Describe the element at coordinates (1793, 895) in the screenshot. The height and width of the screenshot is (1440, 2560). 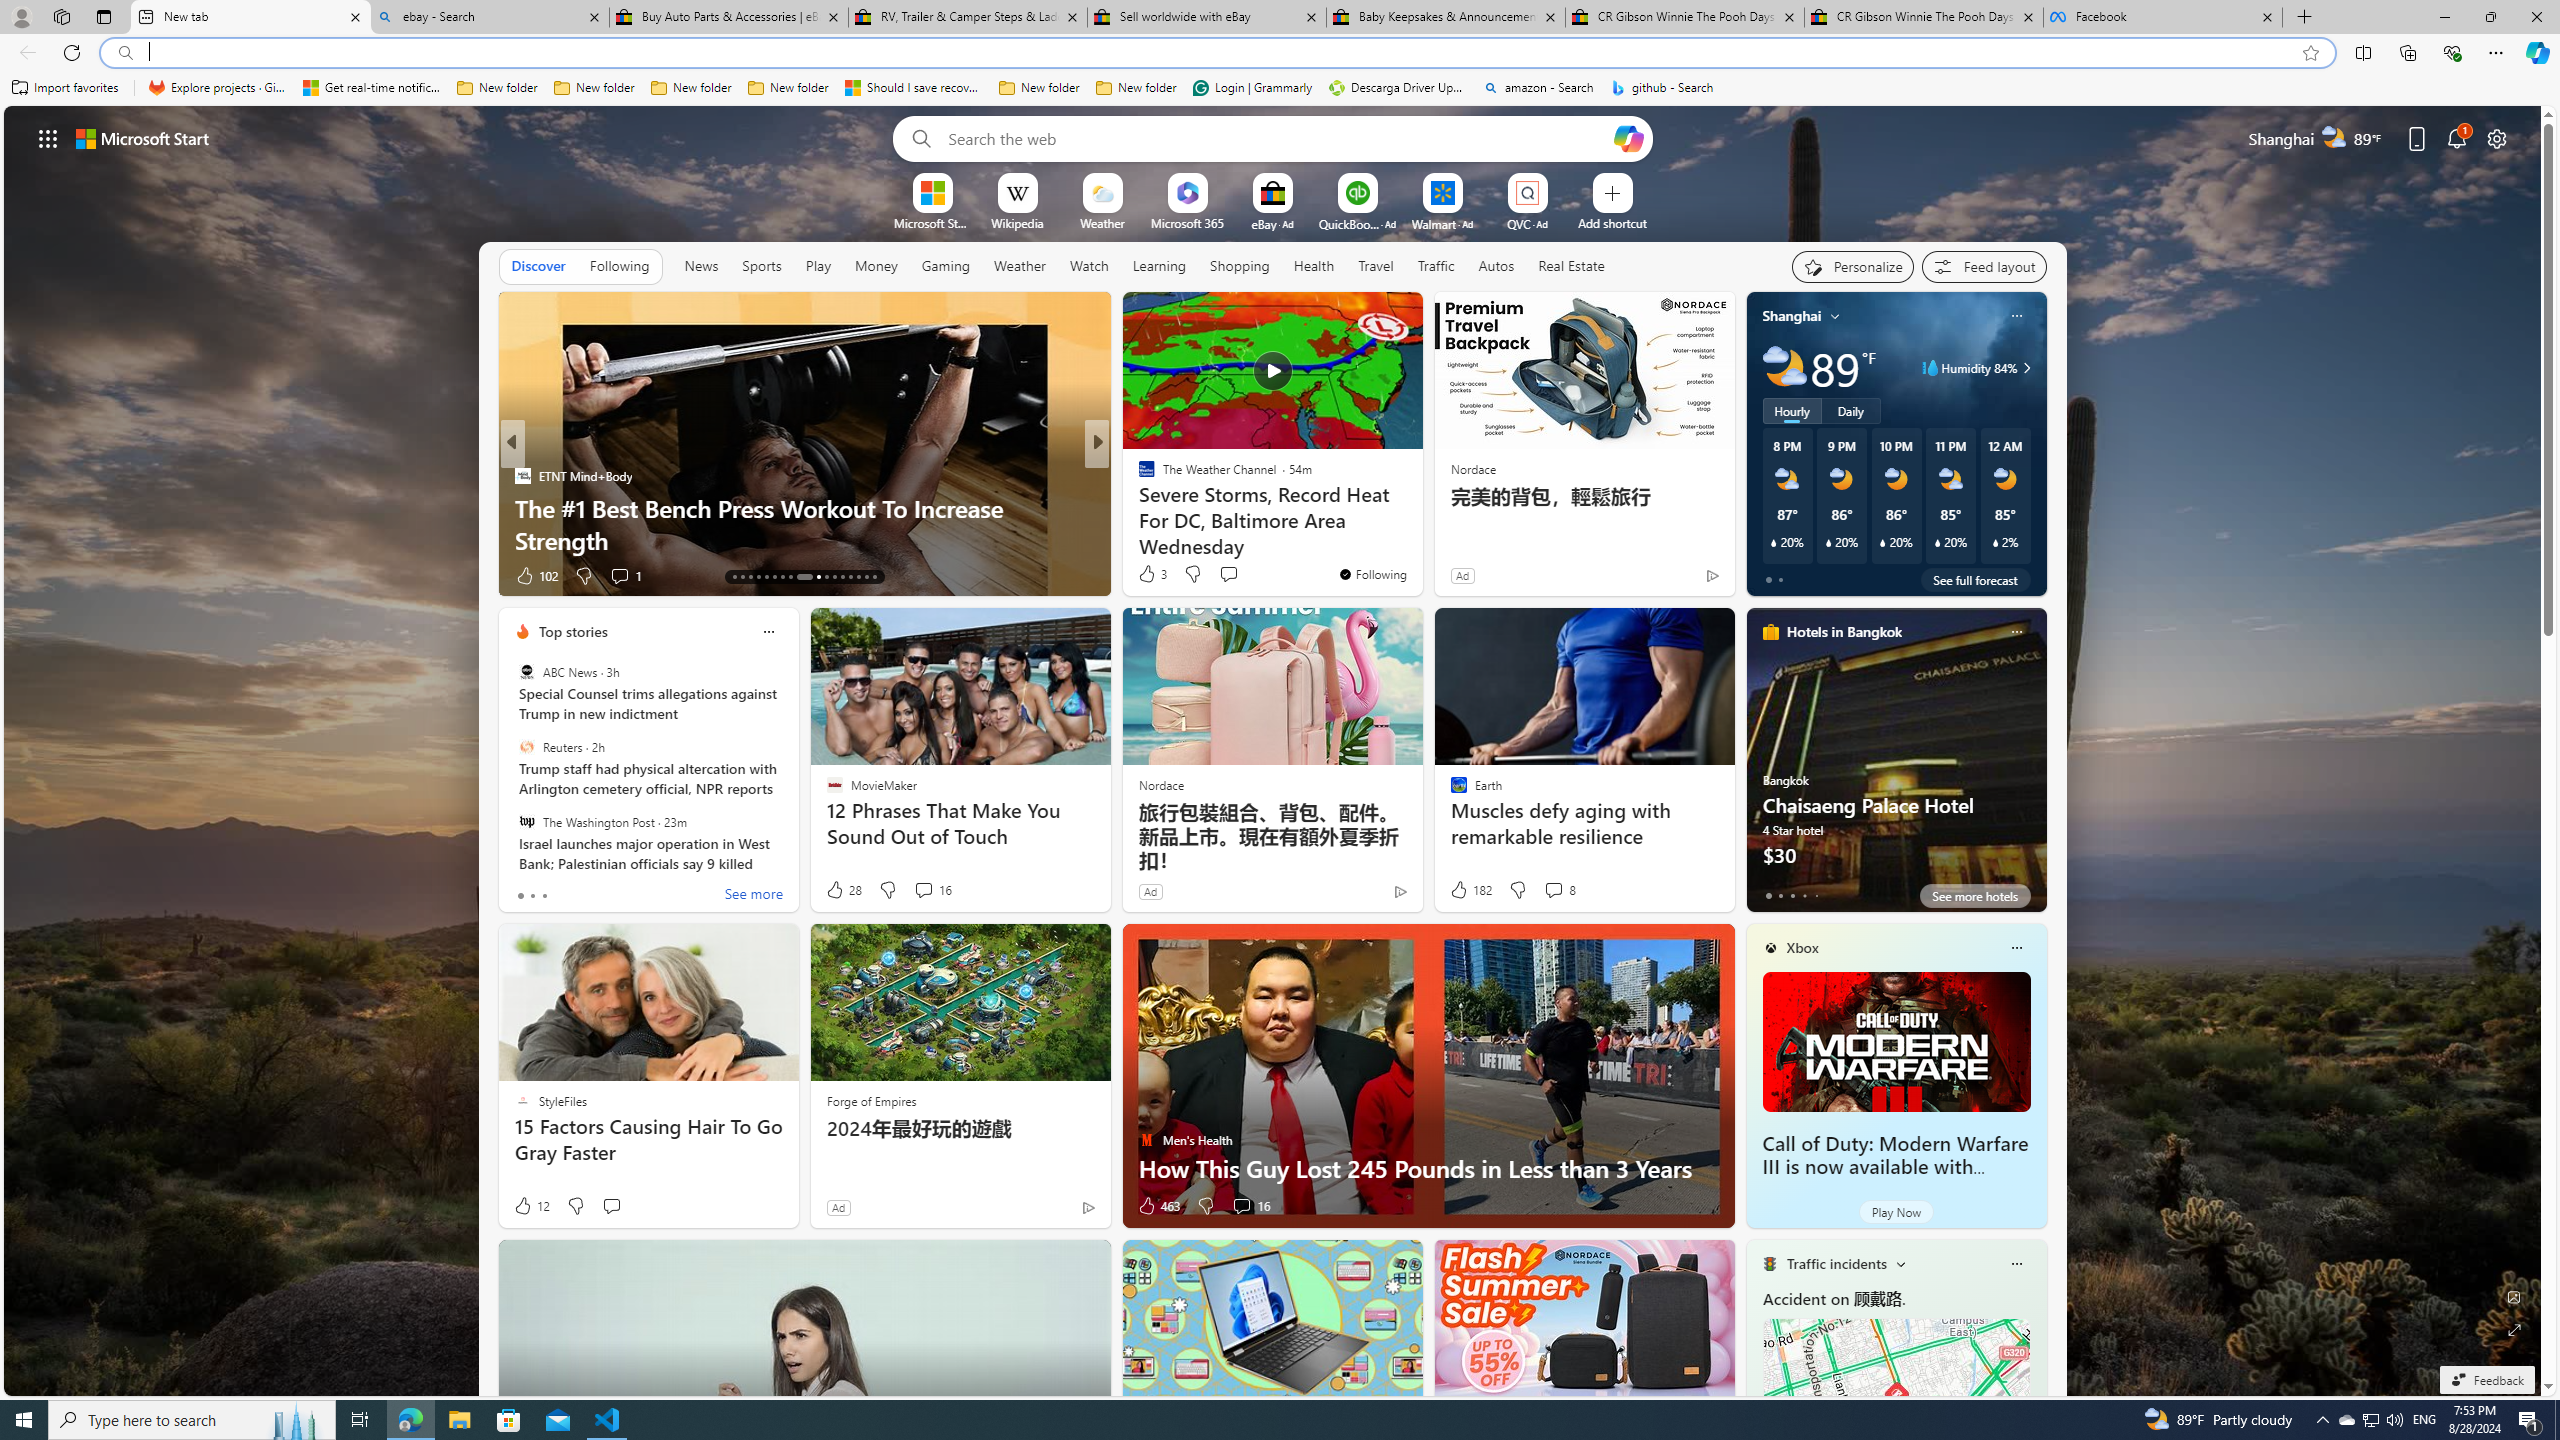
I see `'tab-2'` at that location.